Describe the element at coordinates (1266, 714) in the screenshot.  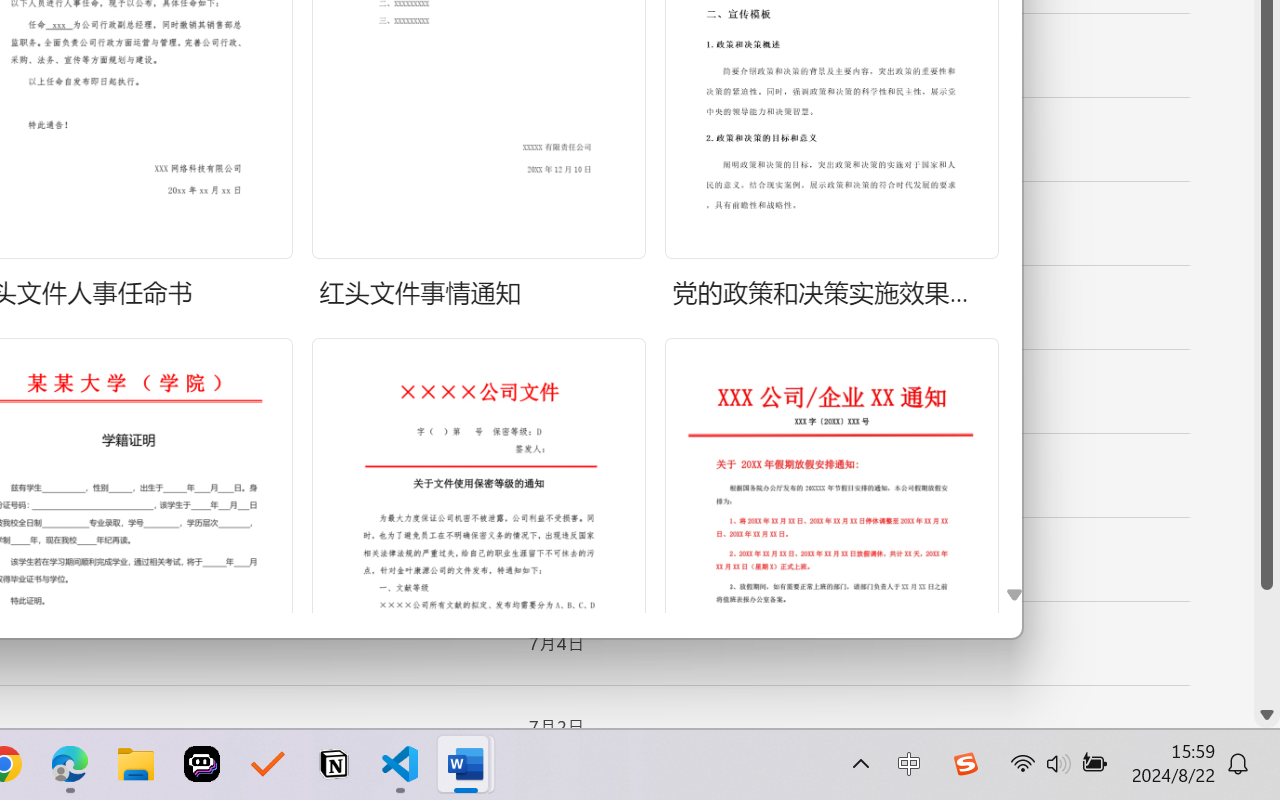
I see `'Line down'` at that location.